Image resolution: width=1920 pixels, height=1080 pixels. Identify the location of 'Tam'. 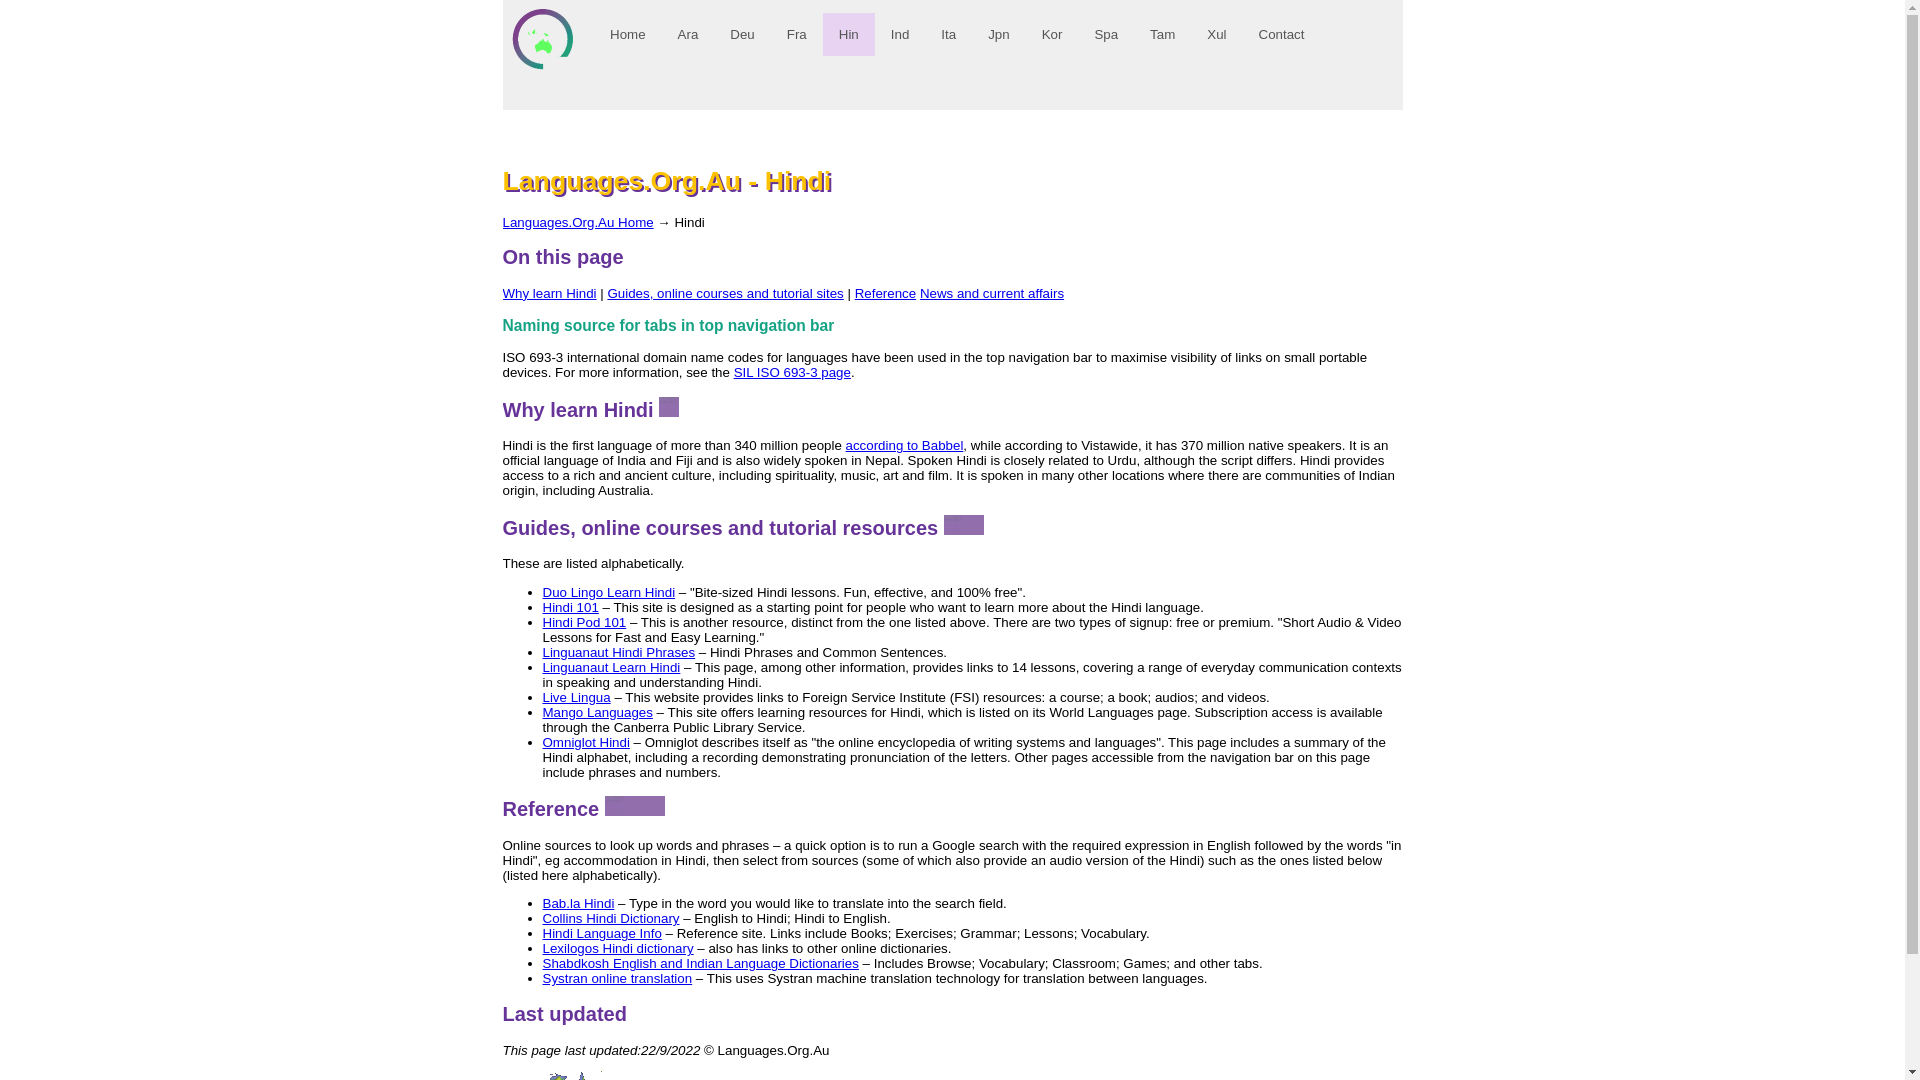
(1162, 34).